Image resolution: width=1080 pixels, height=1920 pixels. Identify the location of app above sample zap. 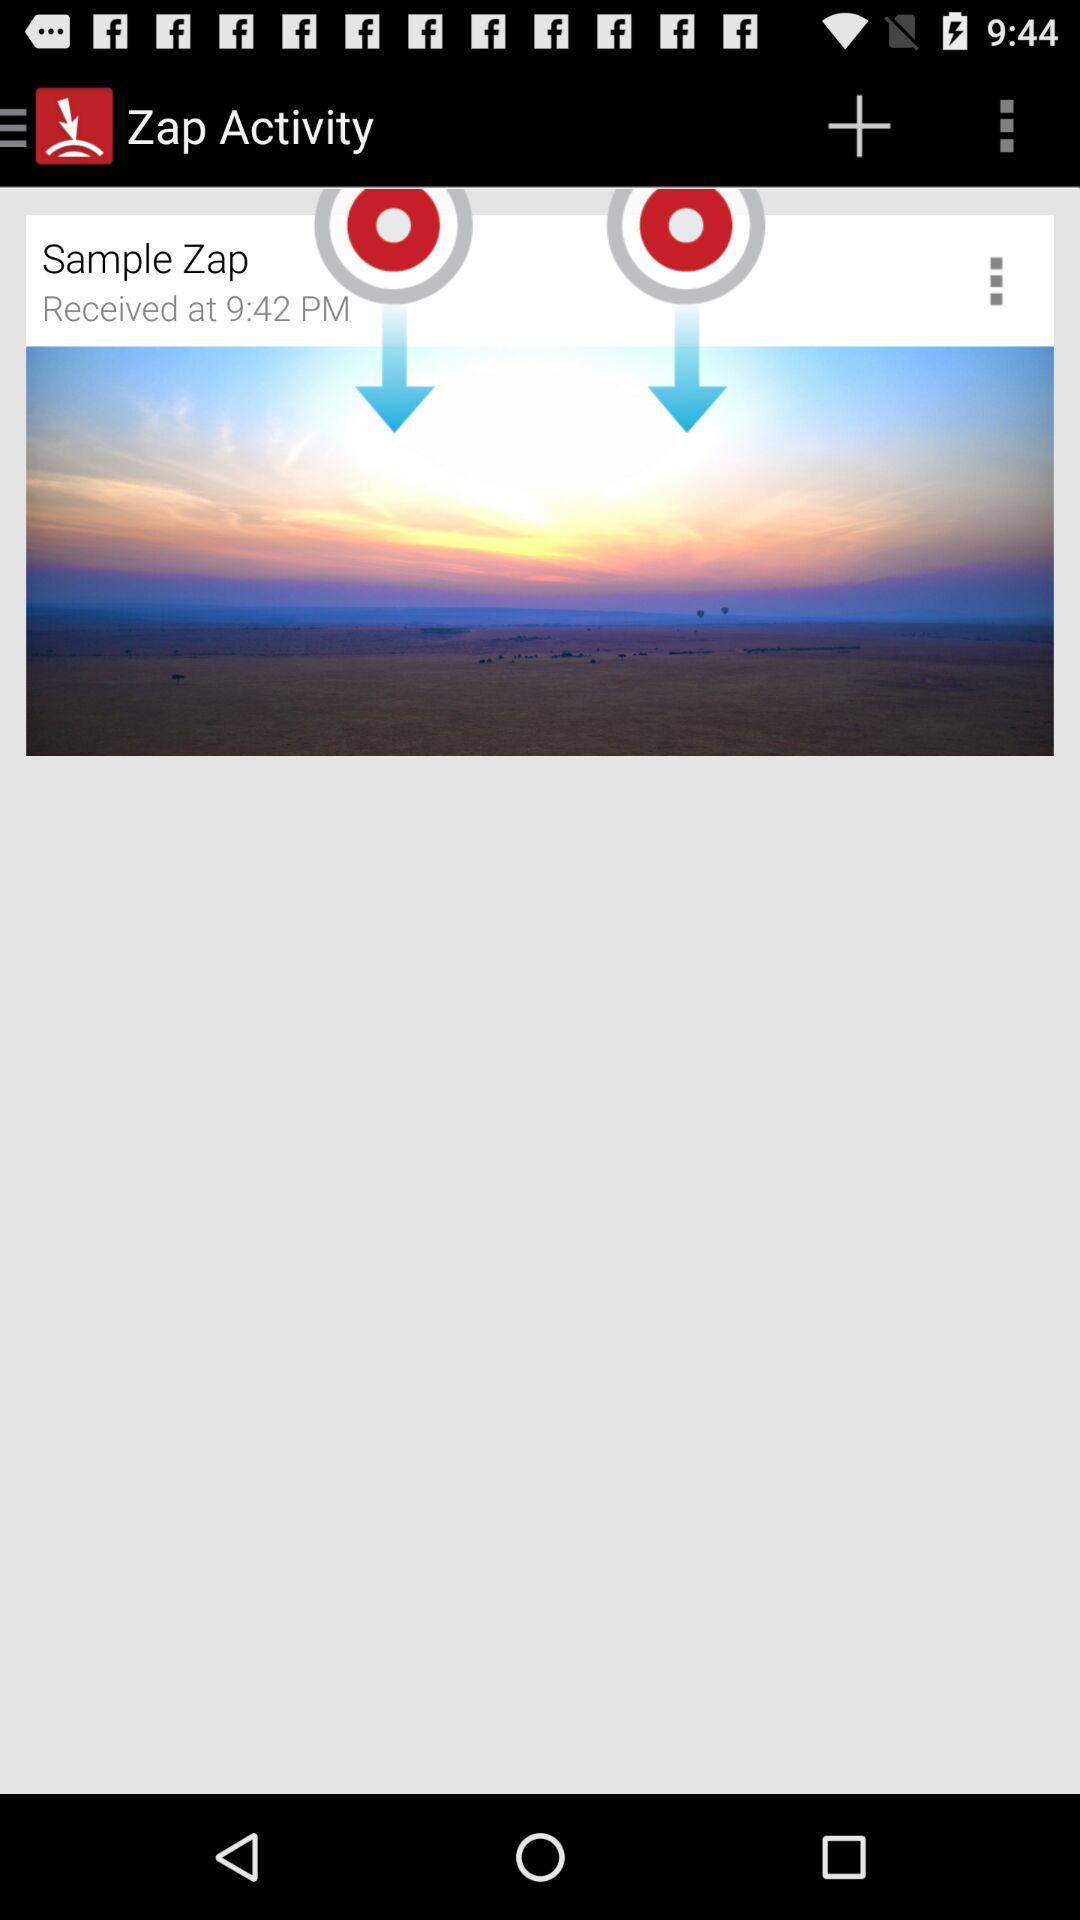
(858, 124).